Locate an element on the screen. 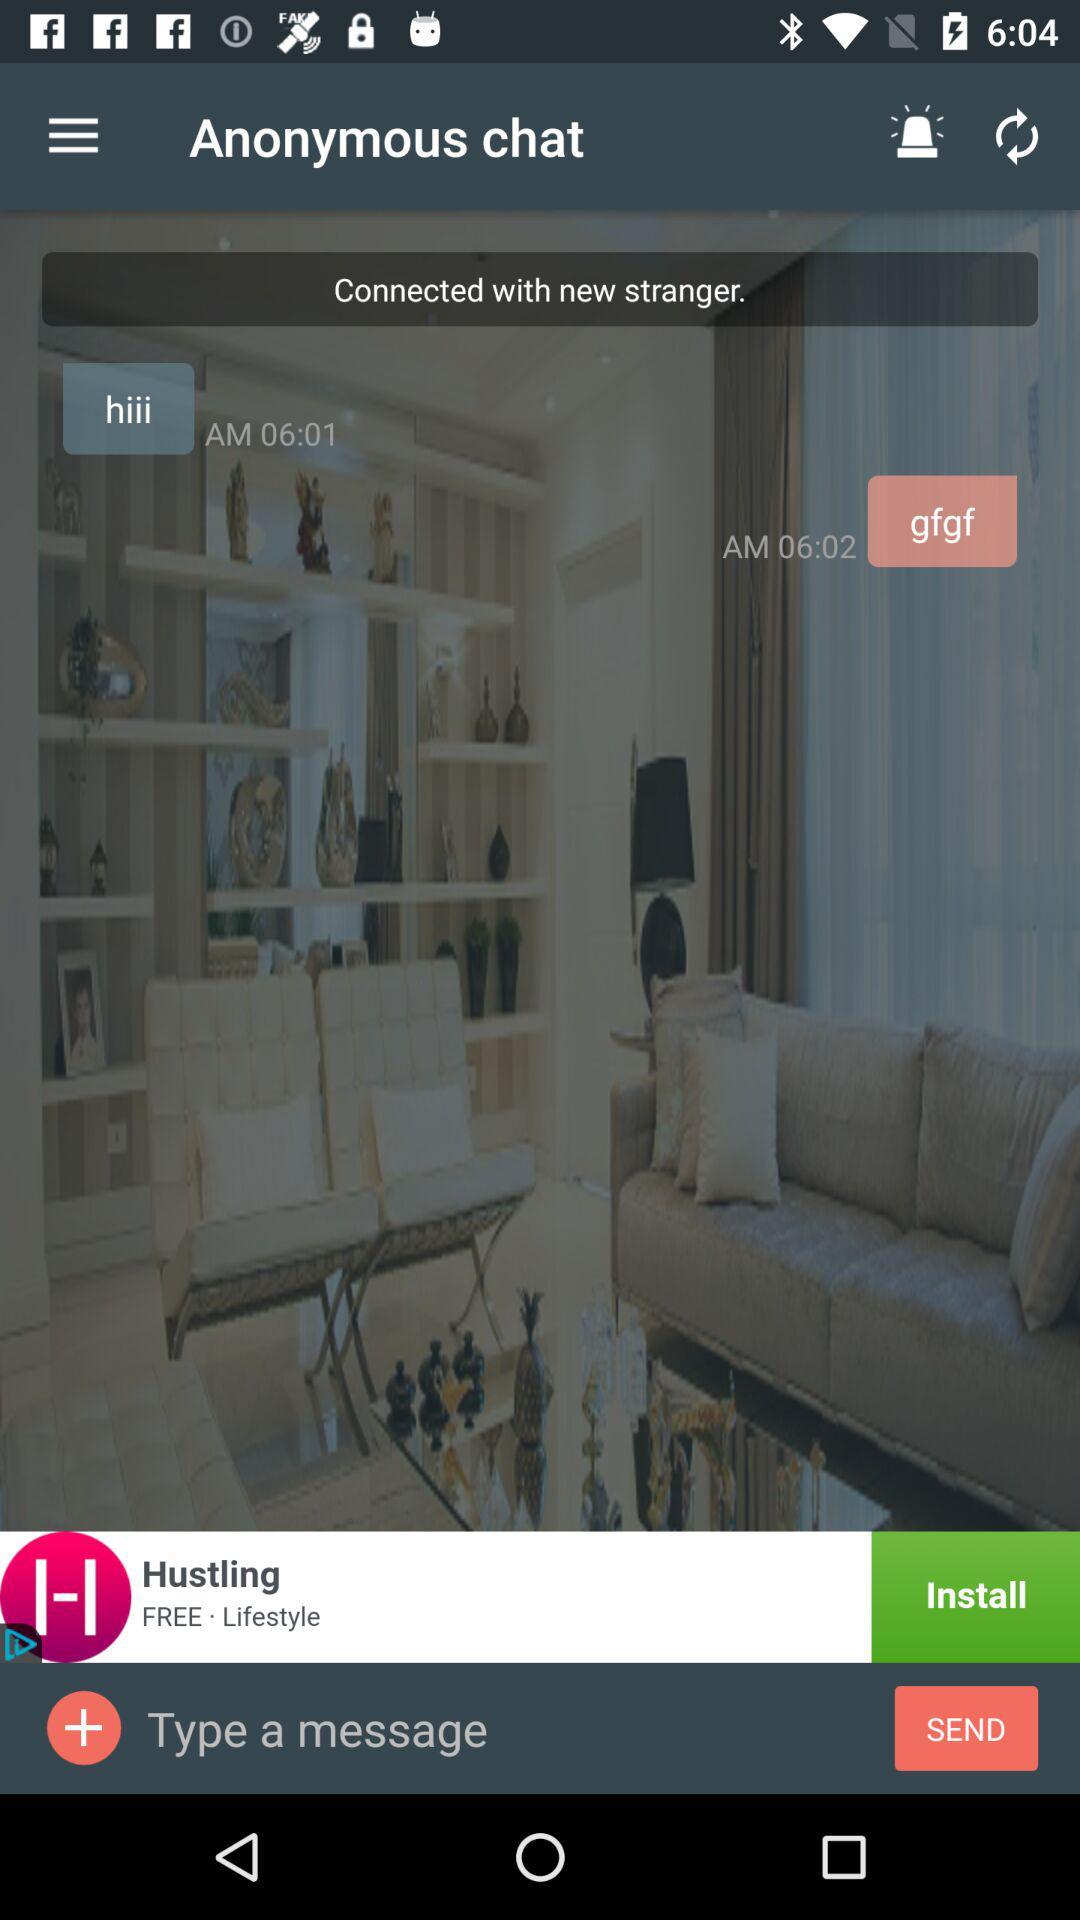  the bottom text field is located at coordinates (519, 1727).